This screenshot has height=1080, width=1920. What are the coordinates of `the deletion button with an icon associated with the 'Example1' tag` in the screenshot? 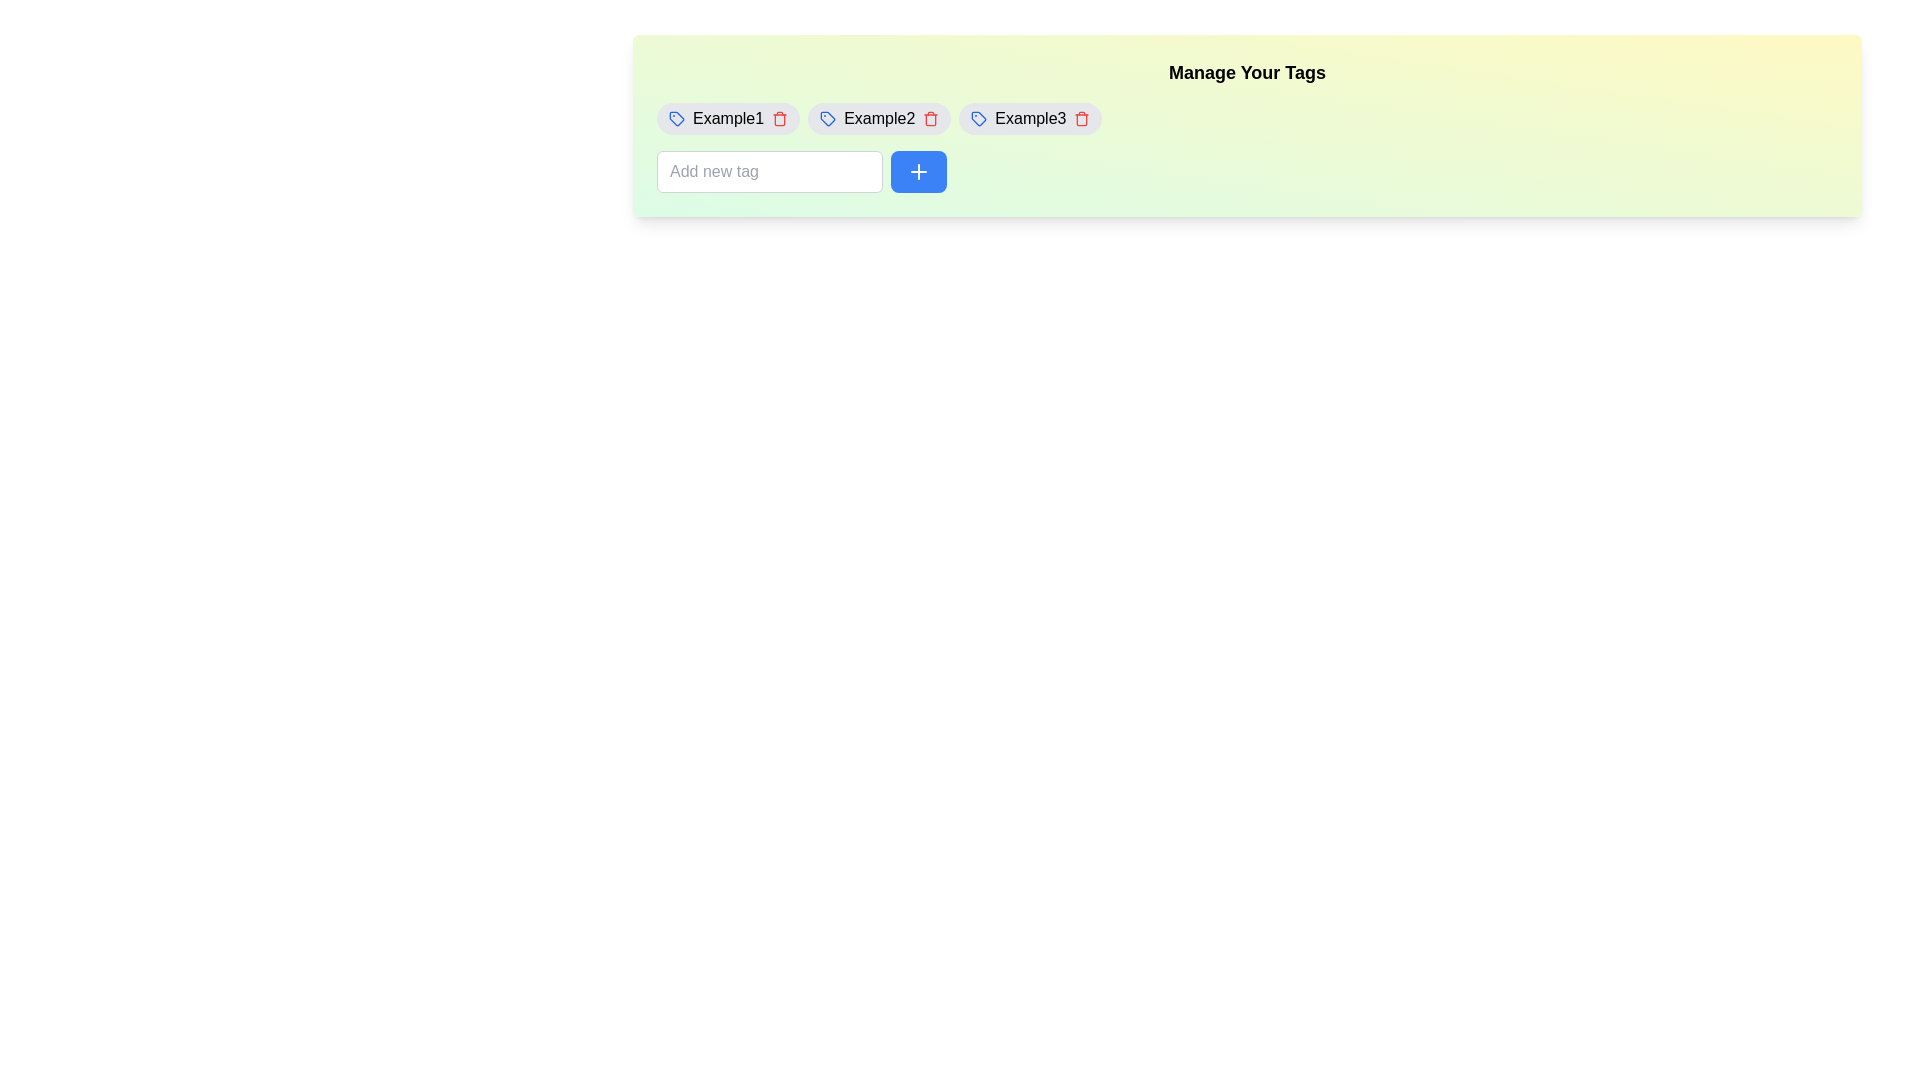 It's located at (779, 119).